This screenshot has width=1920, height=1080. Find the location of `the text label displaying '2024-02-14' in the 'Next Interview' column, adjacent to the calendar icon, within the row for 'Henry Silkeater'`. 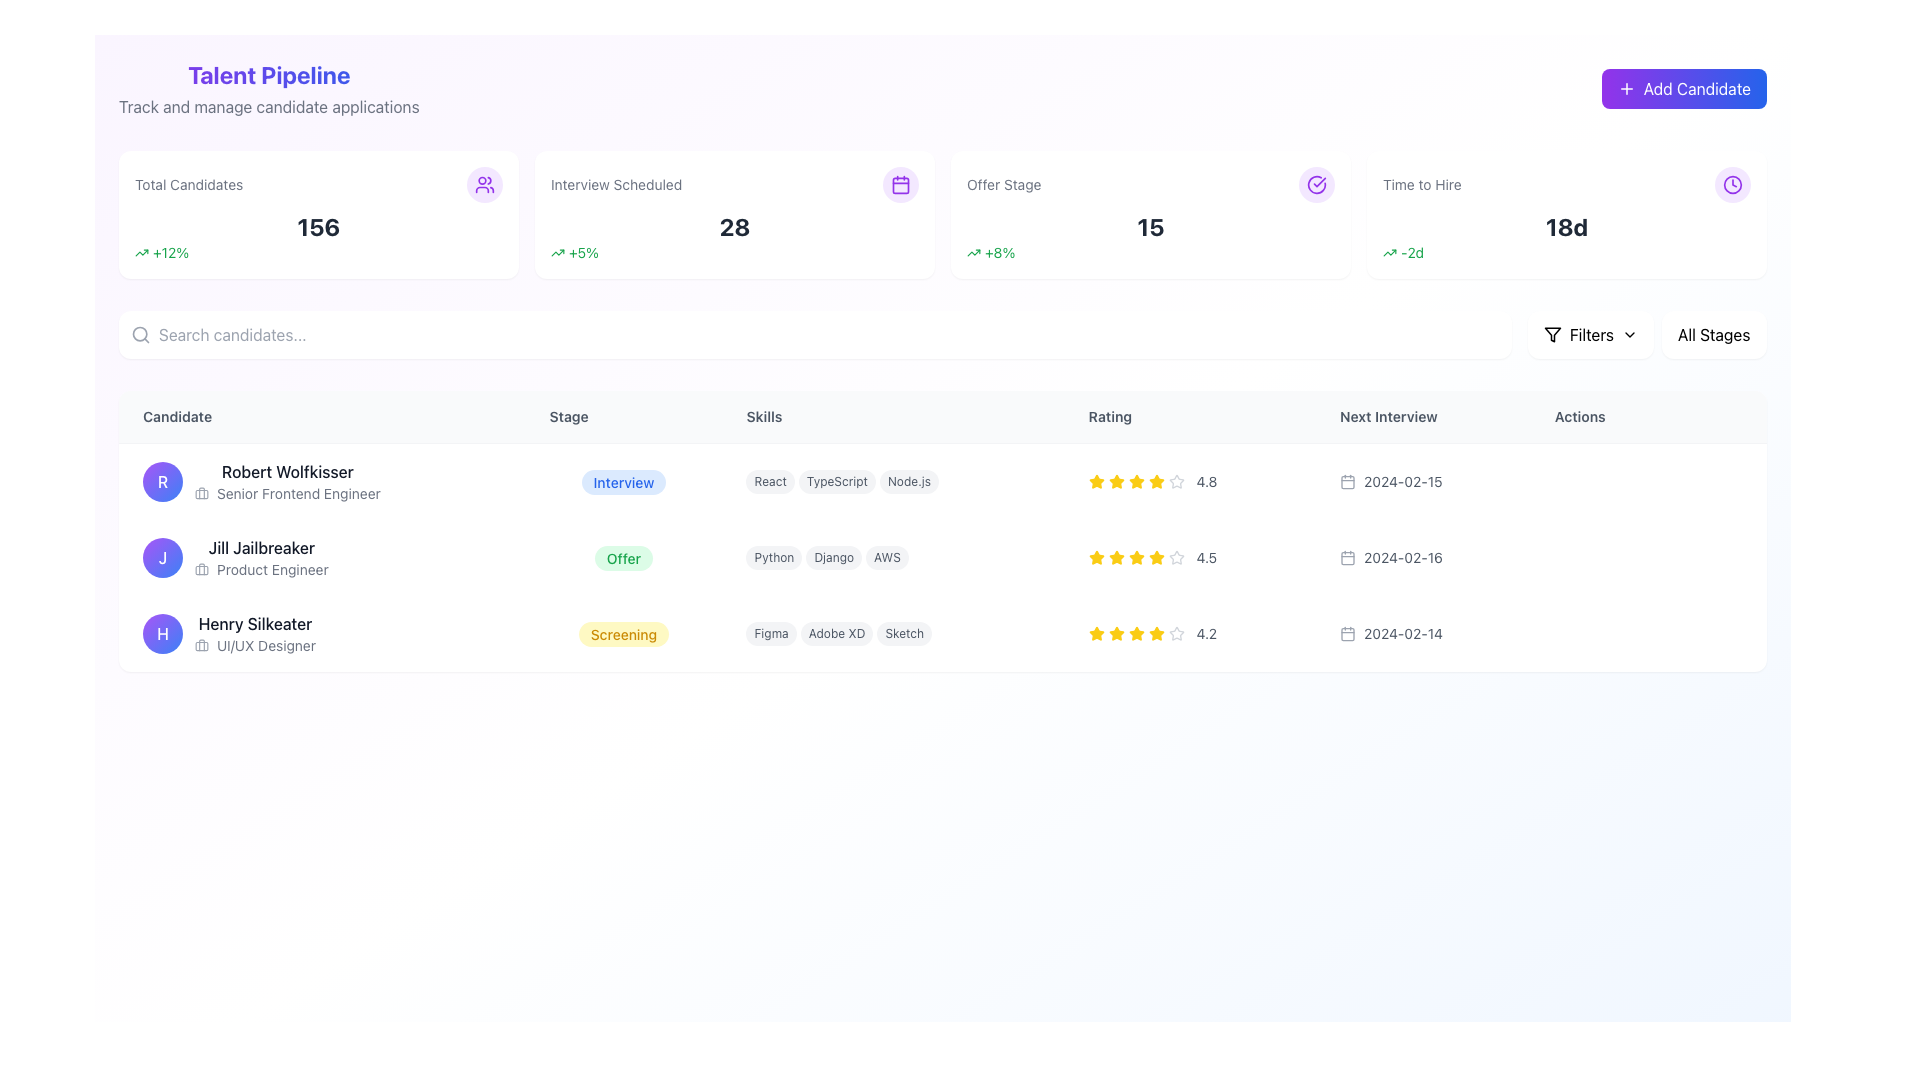

the text label displaying '2024-02-14' in the 'Next Interview' column, adjacent to the calendar icon, within the row for 'Henry Silkeater' is located at coordinates (1402, 633).